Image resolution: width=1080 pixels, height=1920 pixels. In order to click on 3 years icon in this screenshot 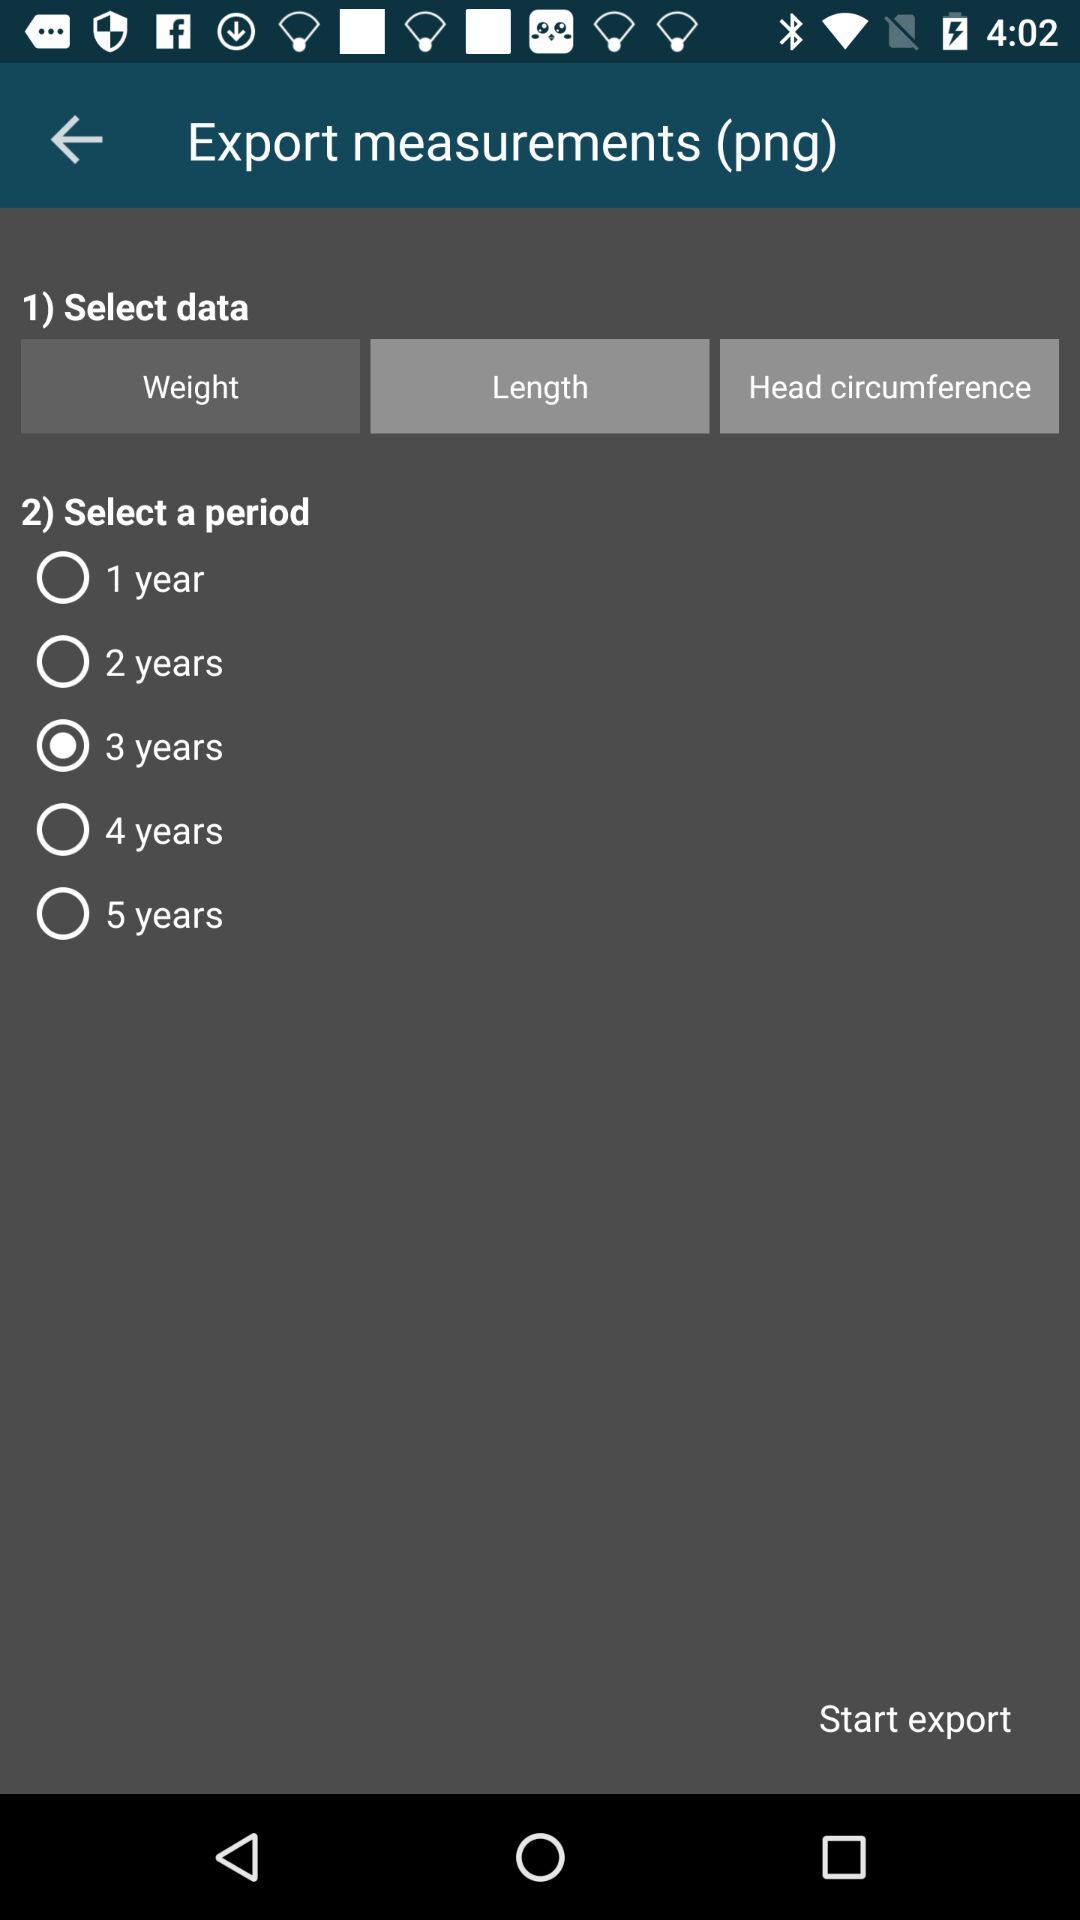, I will do `click(540, 744)`.